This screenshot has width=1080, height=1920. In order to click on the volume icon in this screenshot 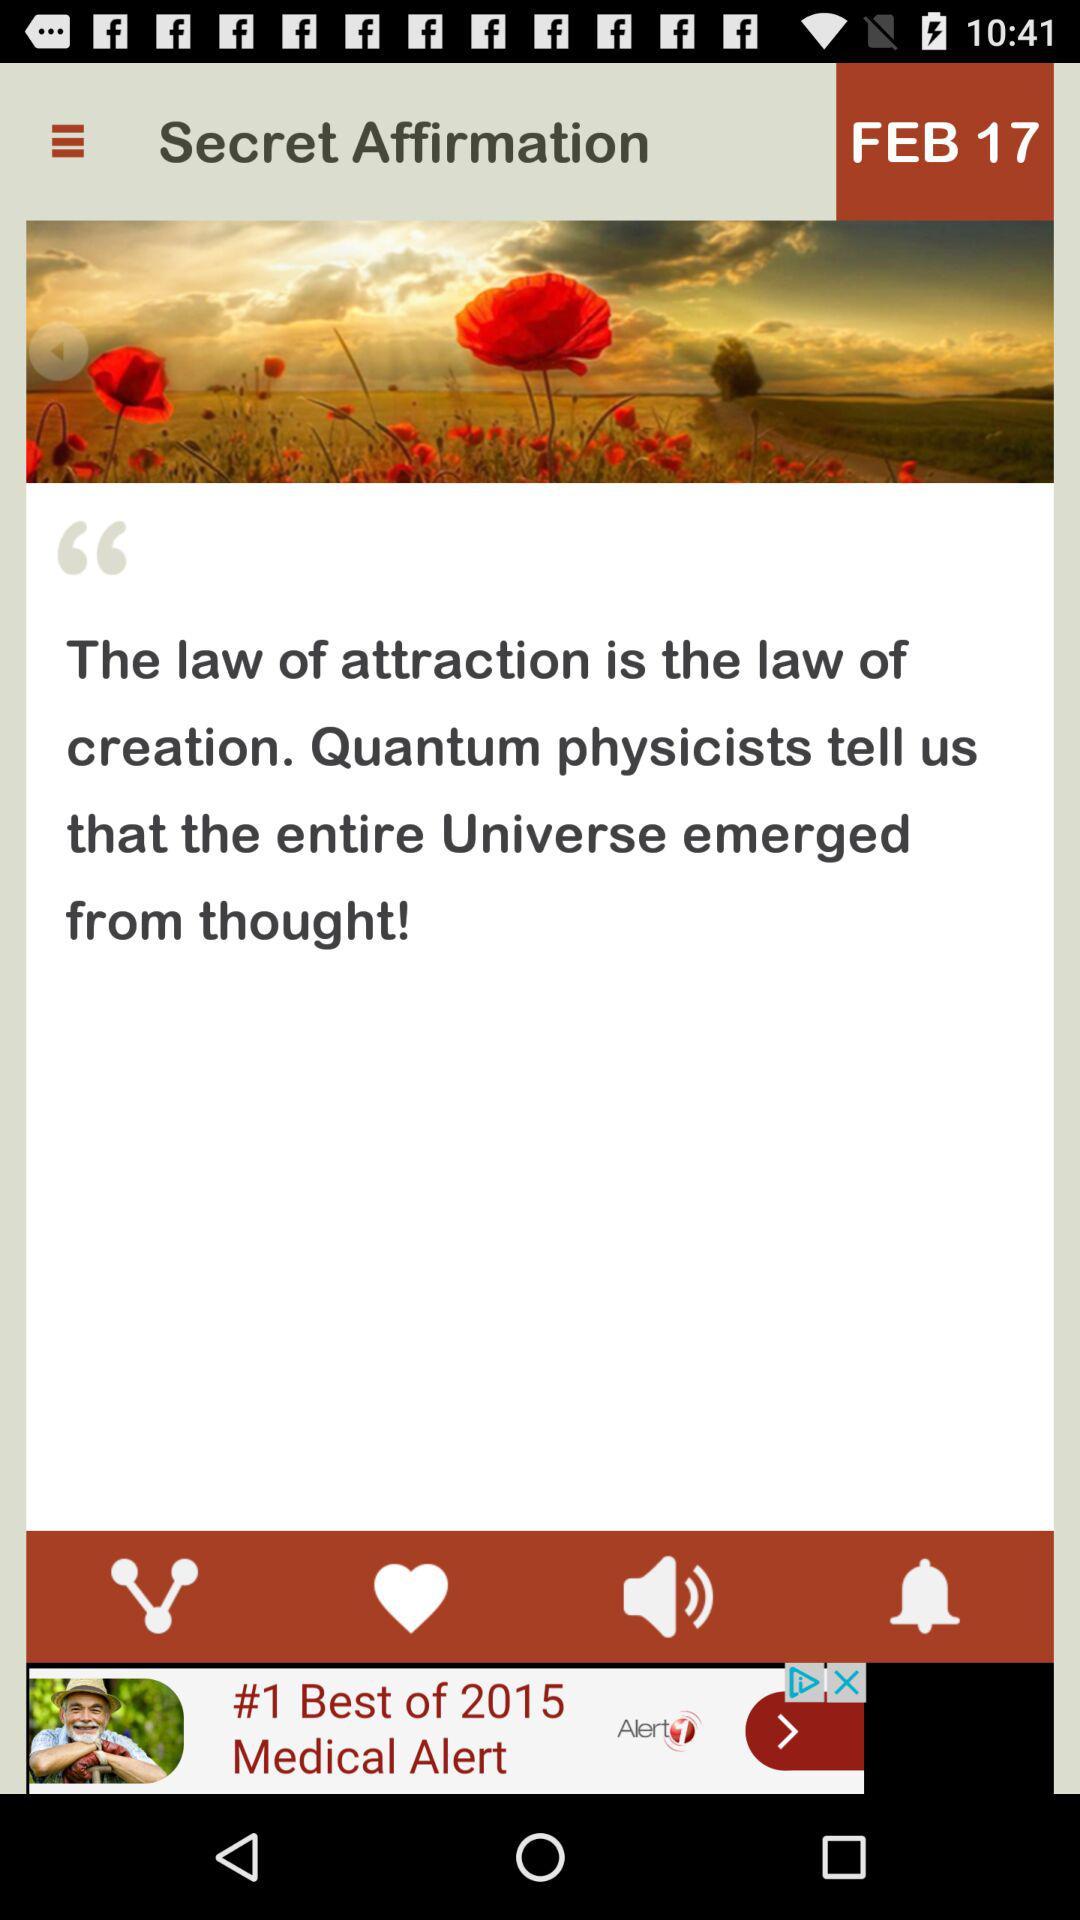, I will do `click(667, 1707)`.